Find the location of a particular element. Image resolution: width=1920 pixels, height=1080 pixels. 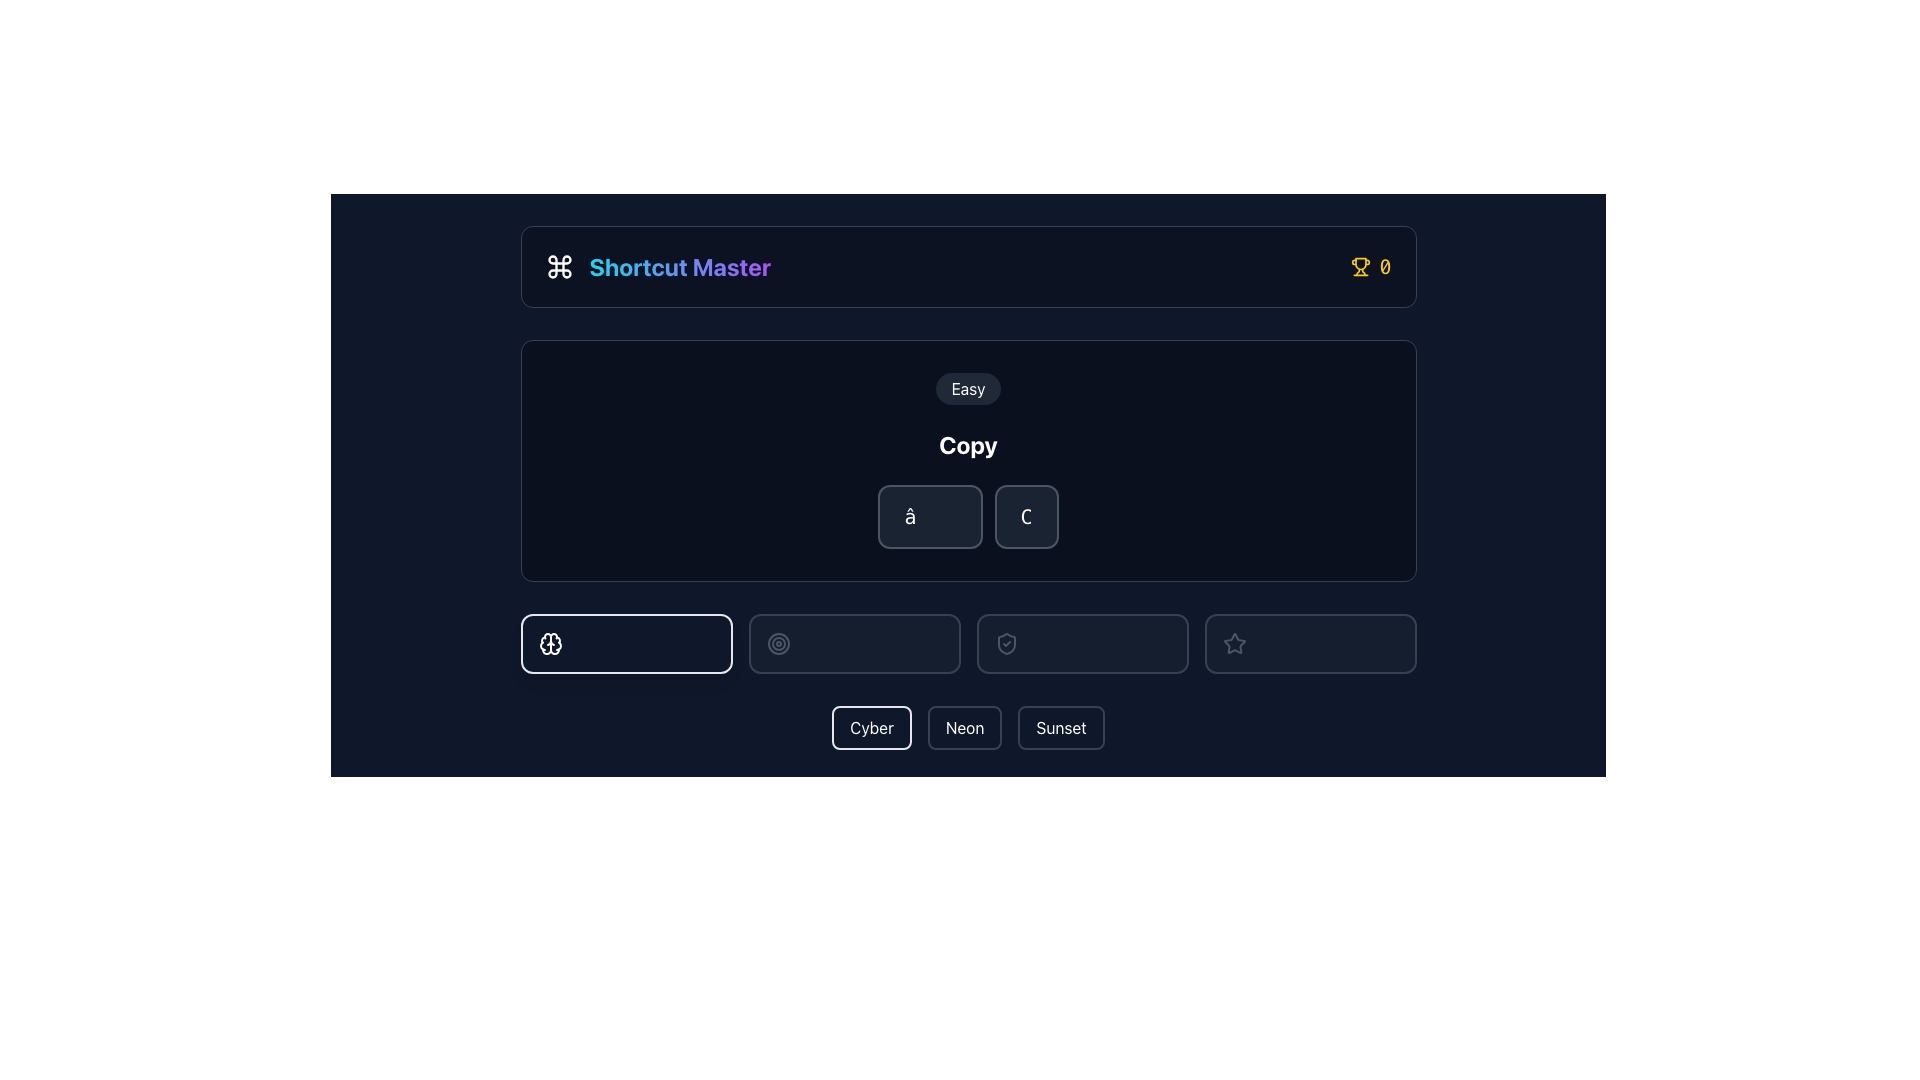

the stylized brain icon outlined in cyan, located within the first button of a horizontal group at the bottom of the interface is located at coordinates (550, 644).